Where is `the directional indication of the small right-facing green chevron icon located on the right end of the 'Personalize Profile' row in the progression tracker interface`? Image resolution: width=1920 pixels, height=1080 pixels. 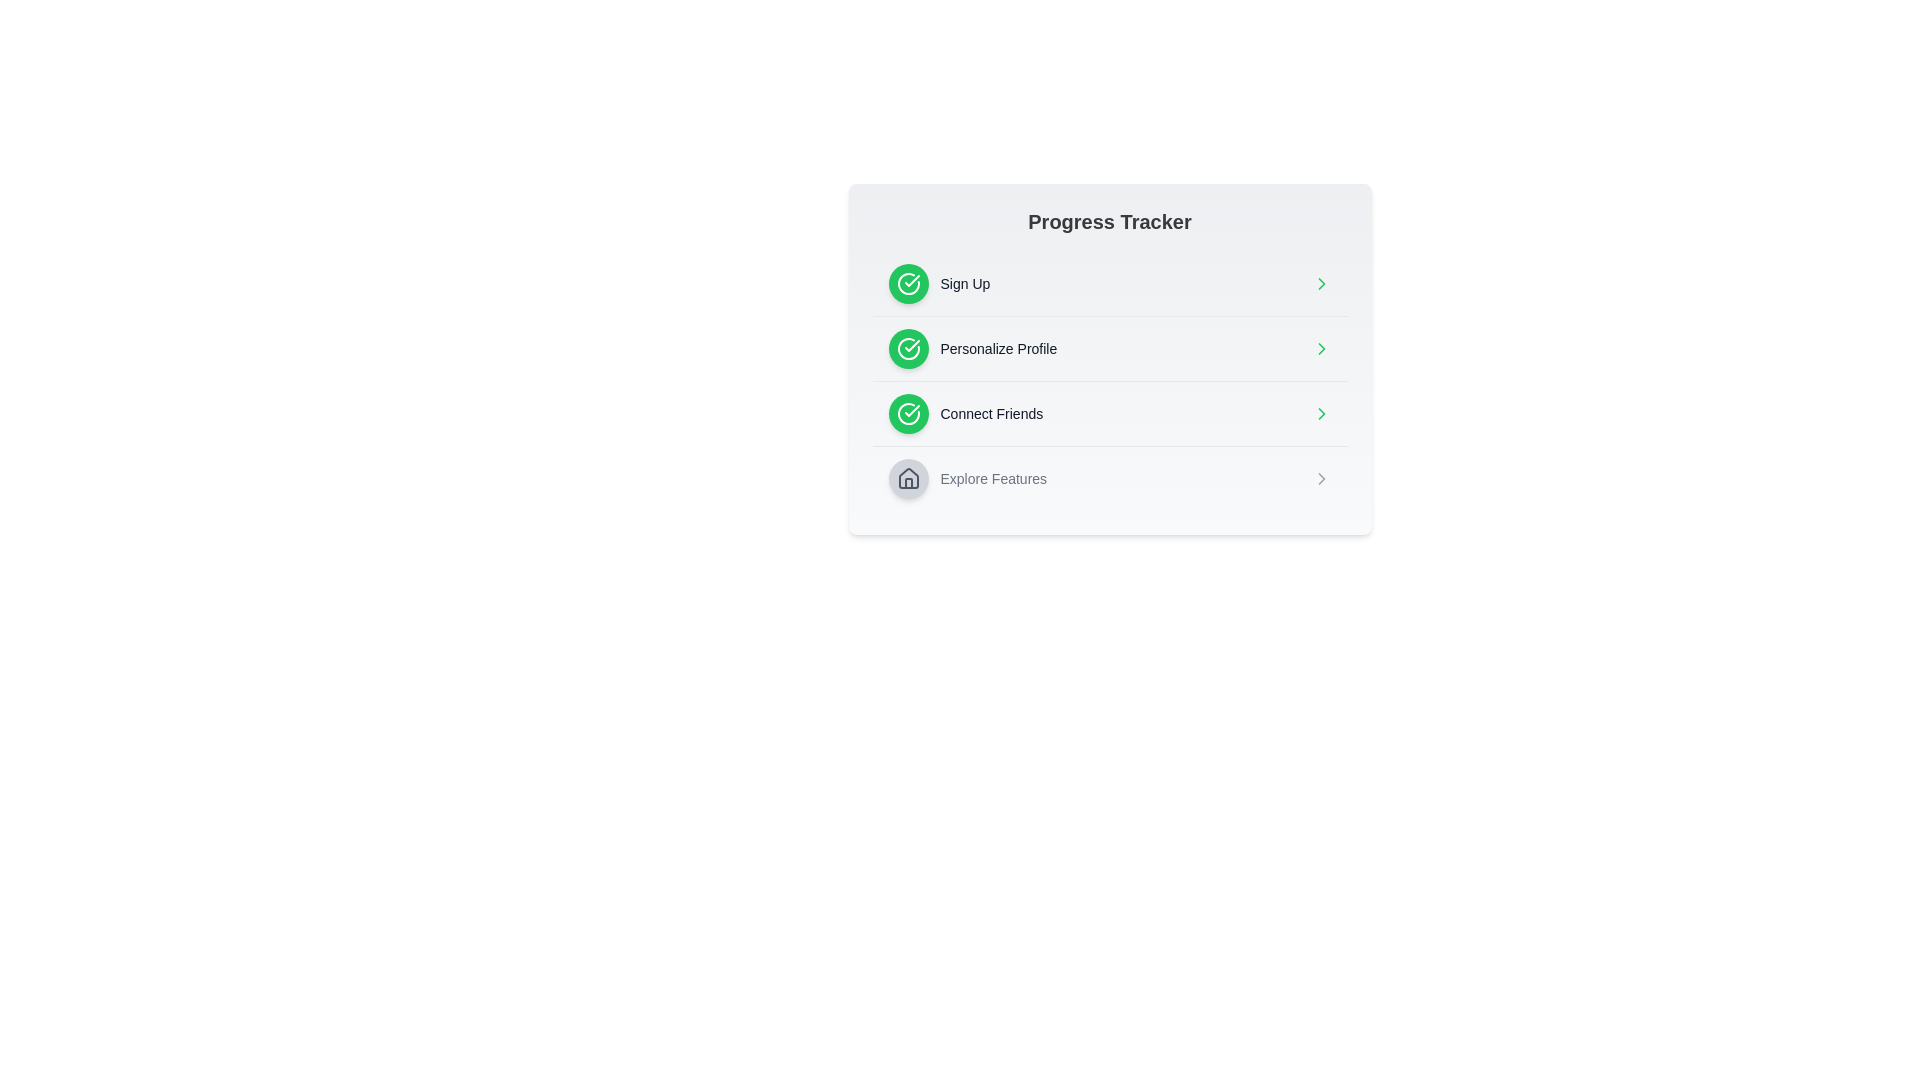 the directional indication of the small right-facing green chevron icon located on the right end of the 'Personalize Profile' row in the progression tracker interface is located at coordinates (1321, 347).